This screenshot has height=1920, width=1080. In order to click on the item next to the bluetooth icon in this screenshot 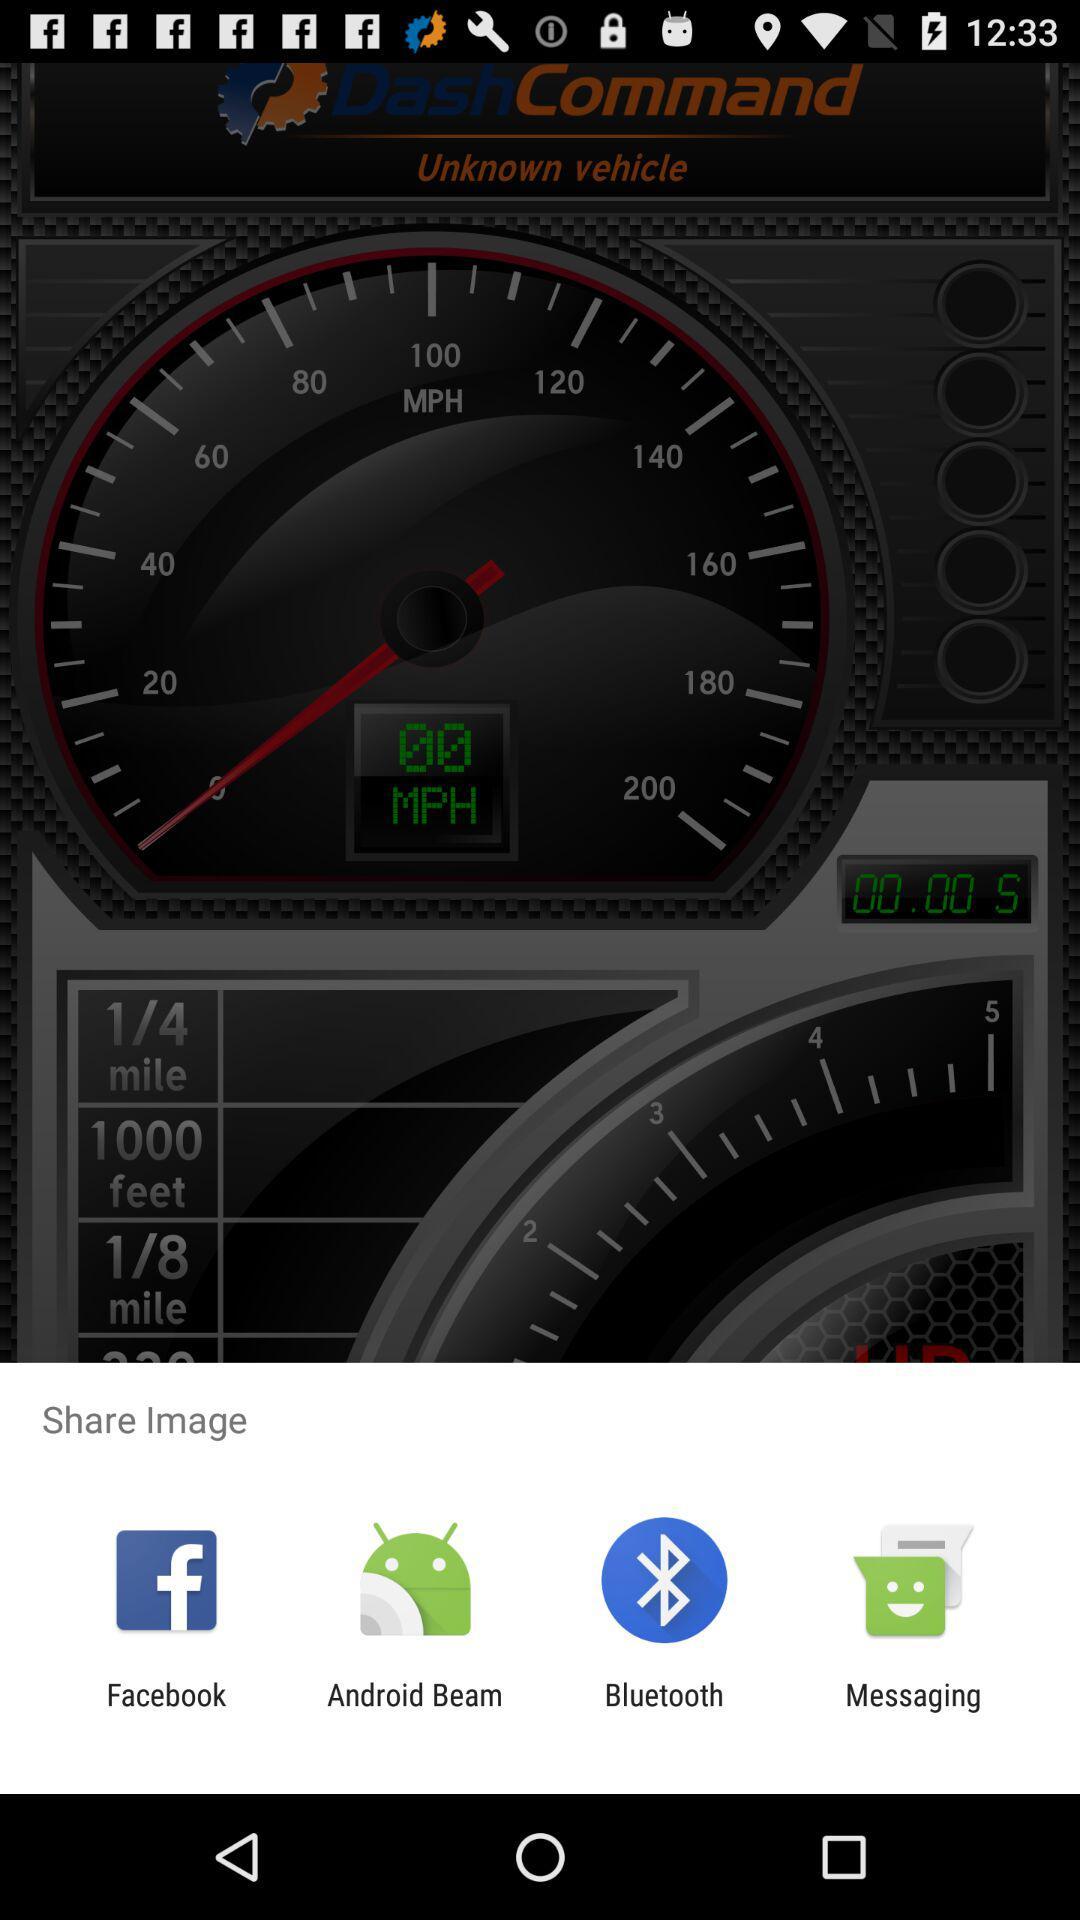, I will do `click(913, 1711)`.